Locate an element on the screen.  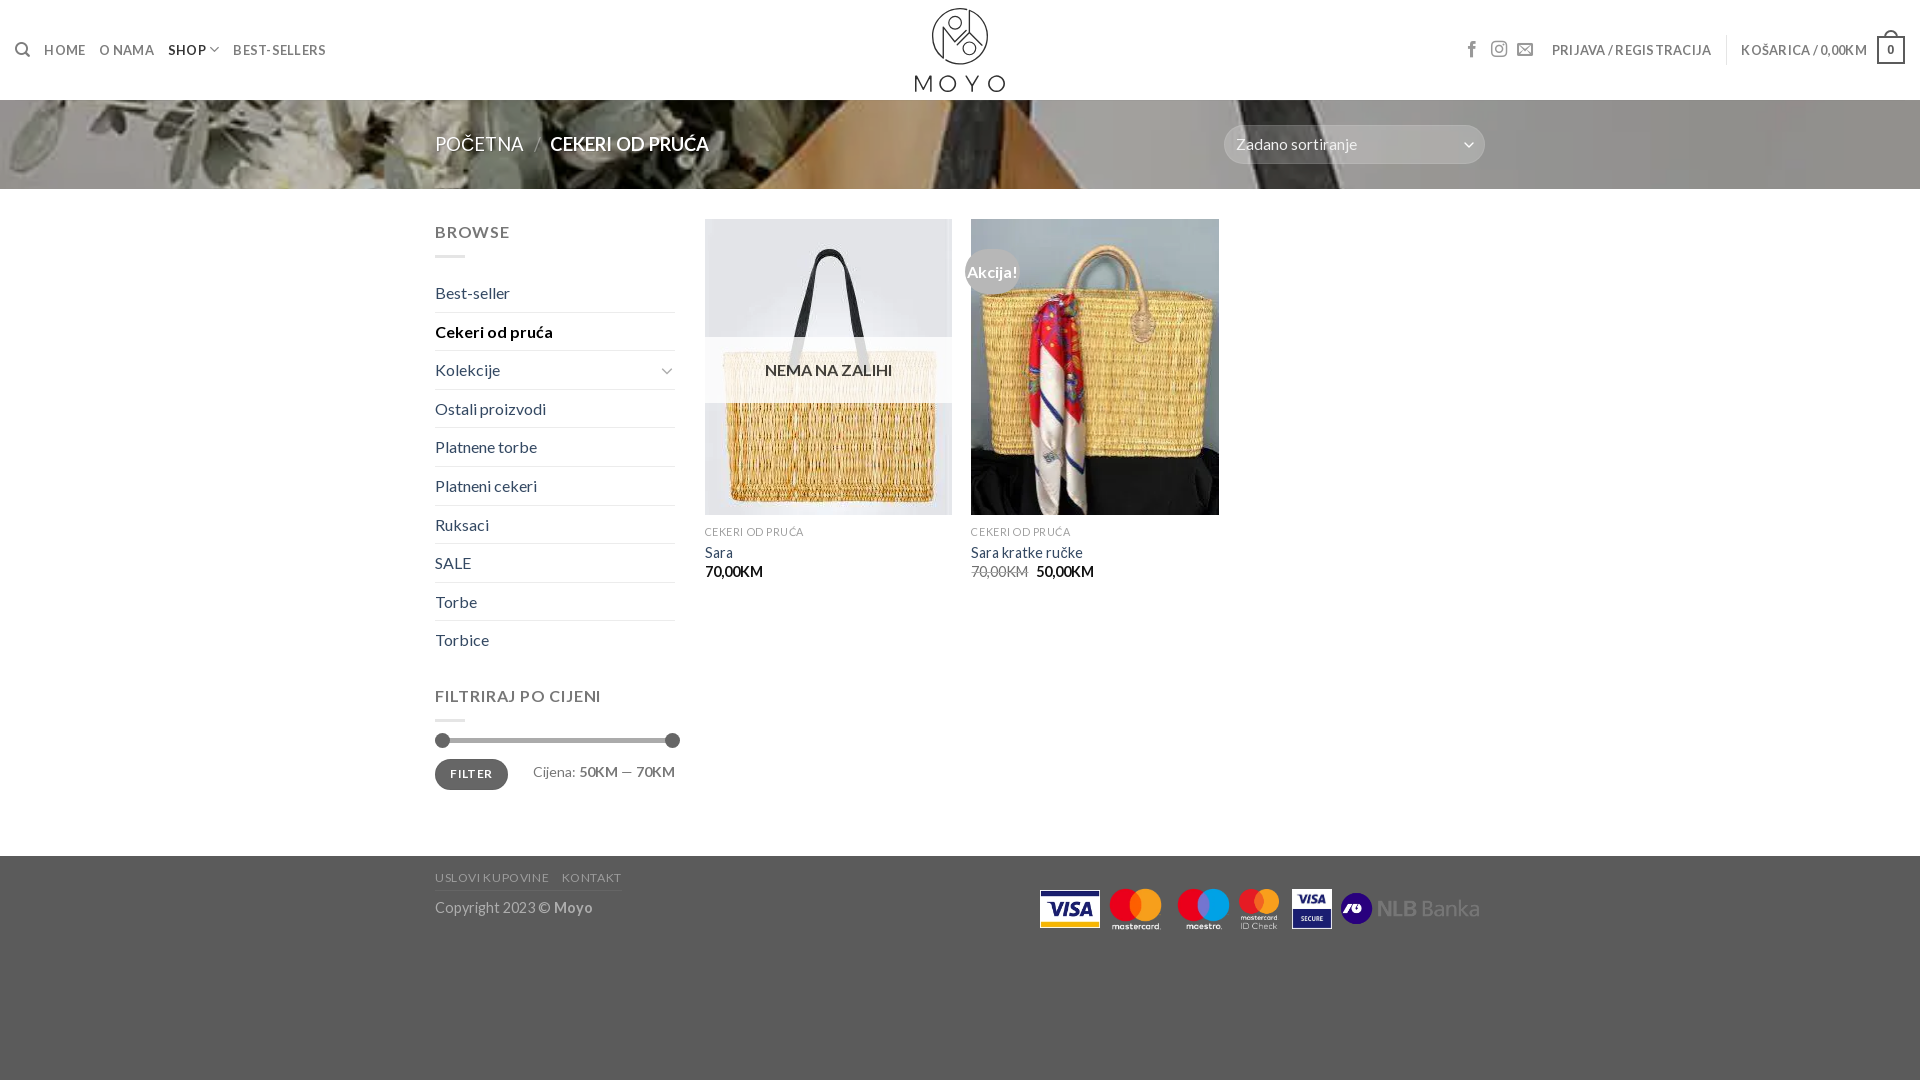
'Platneni cekeri' is located at coordinates (555, 486).